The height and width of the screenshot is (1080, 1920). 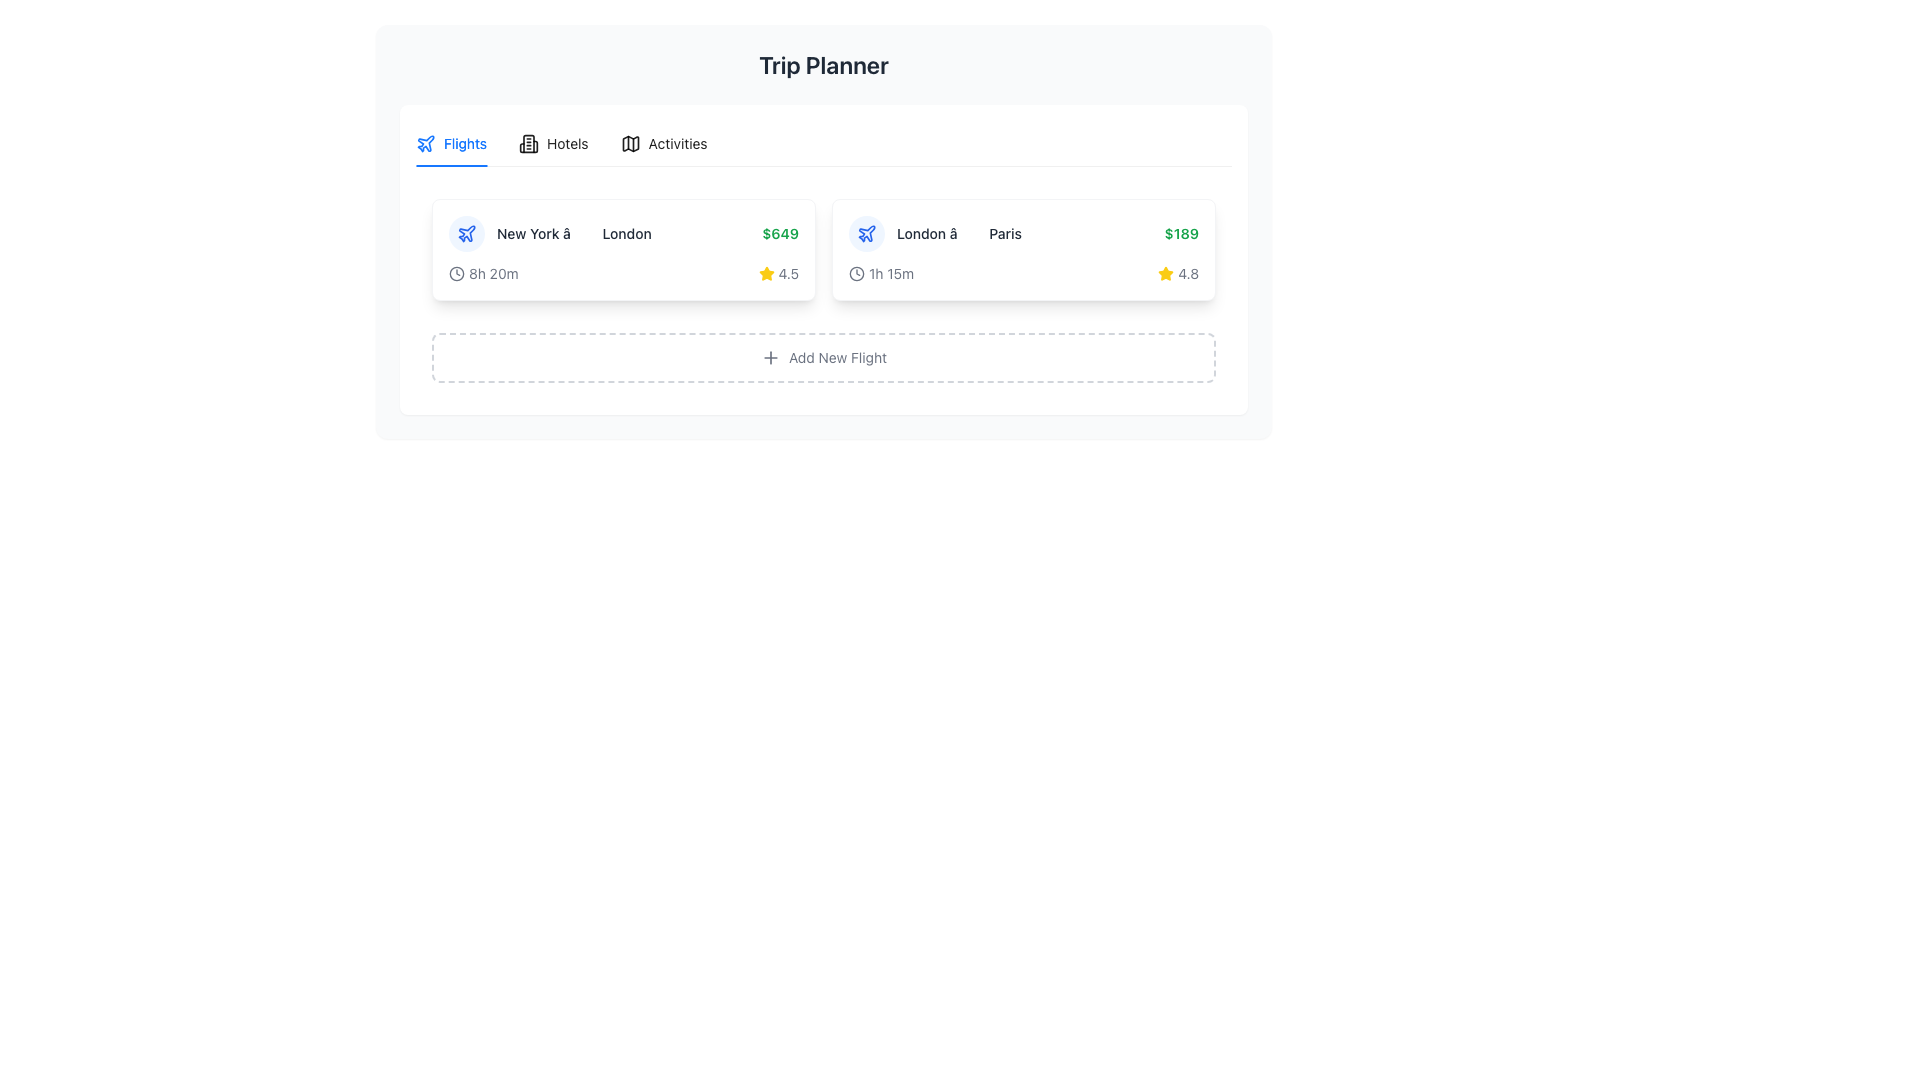 What do you see at coordinates (787, 273) in the screenshot?
I see `the static text label displaying the value '4.5', which is located to the right of a yellow star icon in the rating information group for the 'New York to London' flight option` at bounding box center [787, 273].